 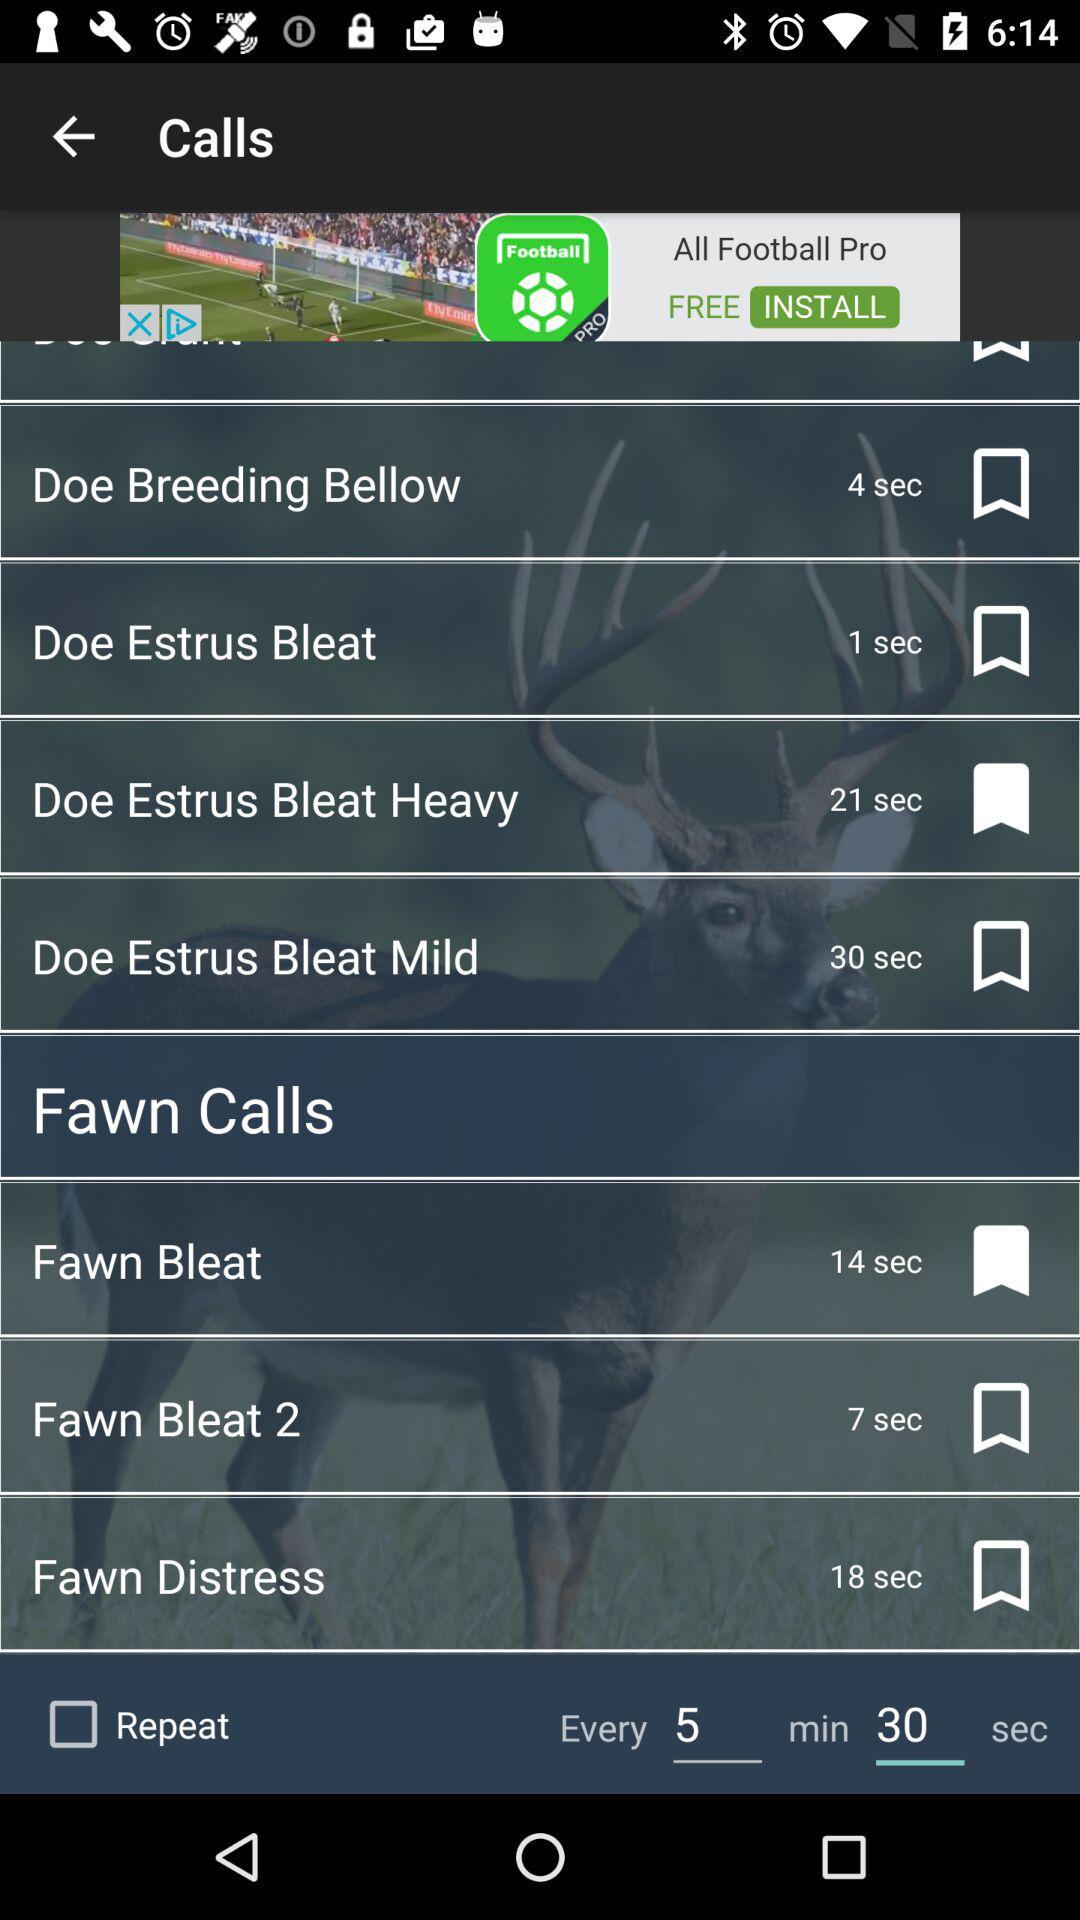 What do you see at coordinates (540, 274) in the screenshot?
I see `open this advertisement` at bounding box center [540, 274].